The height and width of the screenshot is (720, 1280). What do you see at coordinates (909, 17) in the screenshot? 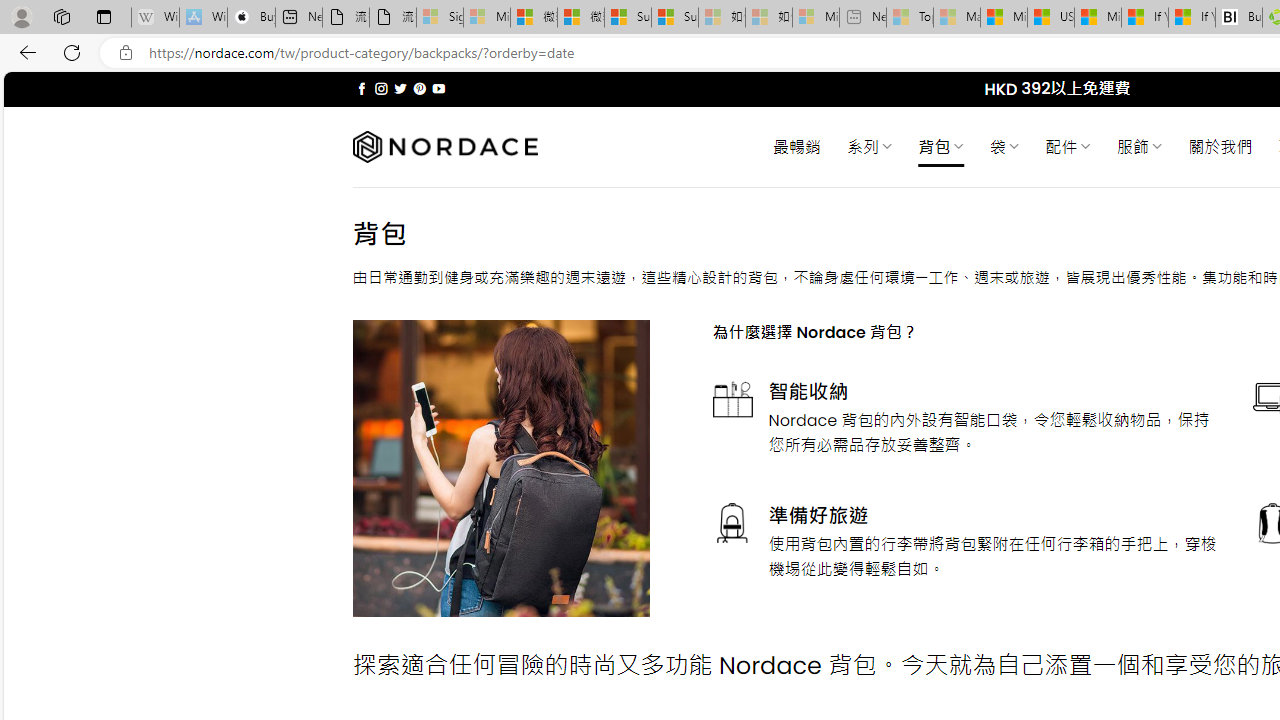
I see `'Top Stories - MSN - Sleeping'` at bounding box center [909, 17].